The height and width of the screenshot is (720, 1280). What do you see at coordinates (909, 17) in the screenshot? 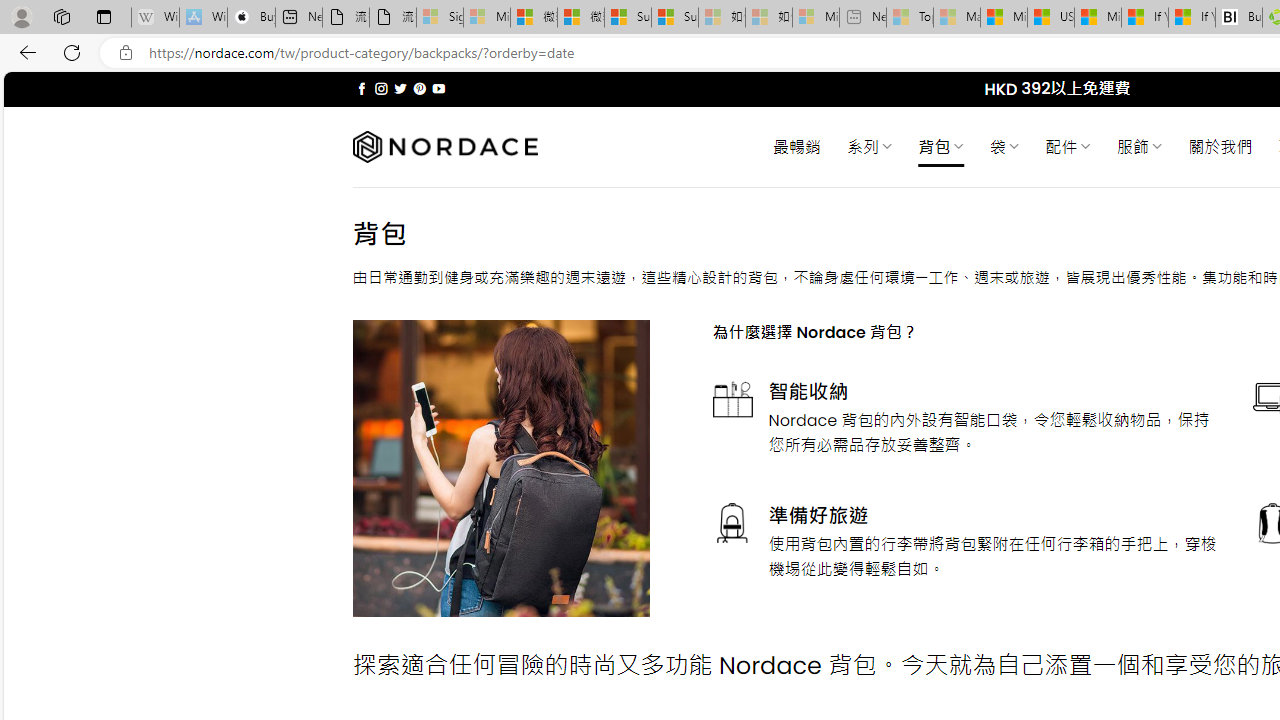
I see `'Top Stories - MSN - Sleeping'` at bounding box center [909, 17].